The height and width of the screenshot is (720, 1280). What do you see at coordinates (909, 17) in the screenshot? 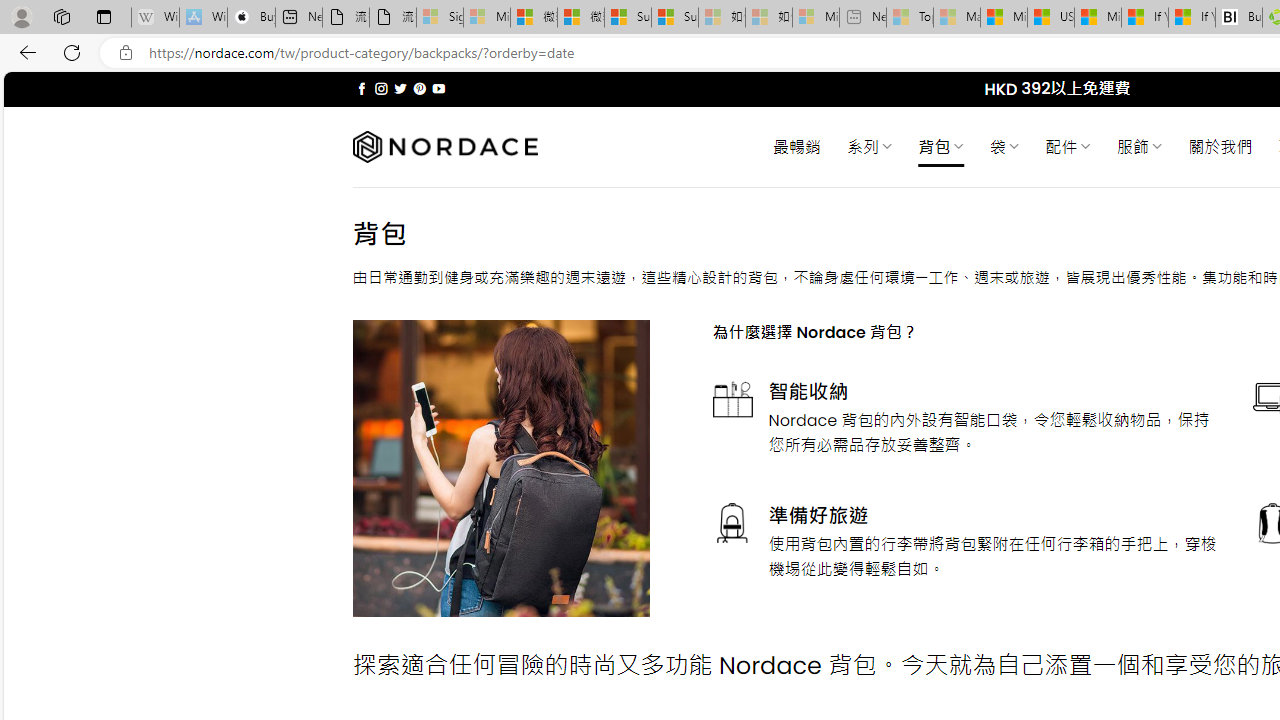
I see `'Top Stories - MSN - Sleeping'` at bounding box center [909, 17].